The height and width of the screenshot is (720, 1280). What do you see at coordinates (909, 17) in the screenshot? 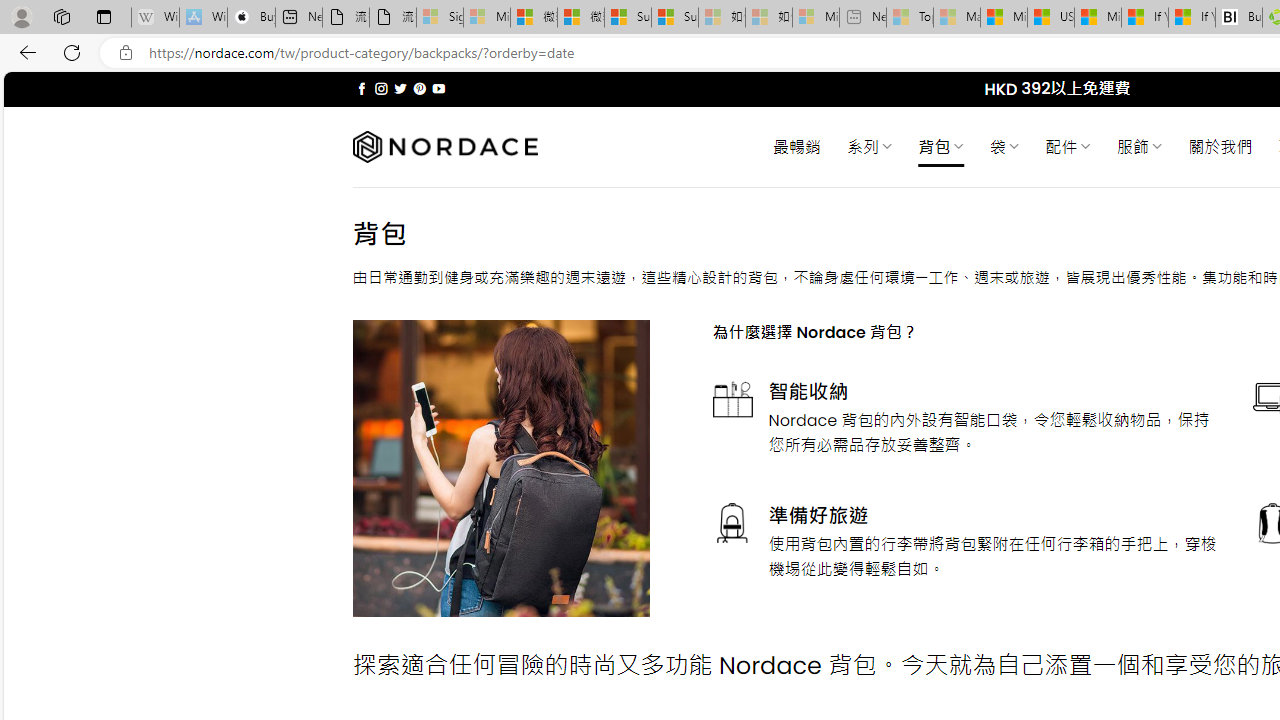
I see `'Top Stories - MSN - Sleeping'` at bounding box center [909, 17].